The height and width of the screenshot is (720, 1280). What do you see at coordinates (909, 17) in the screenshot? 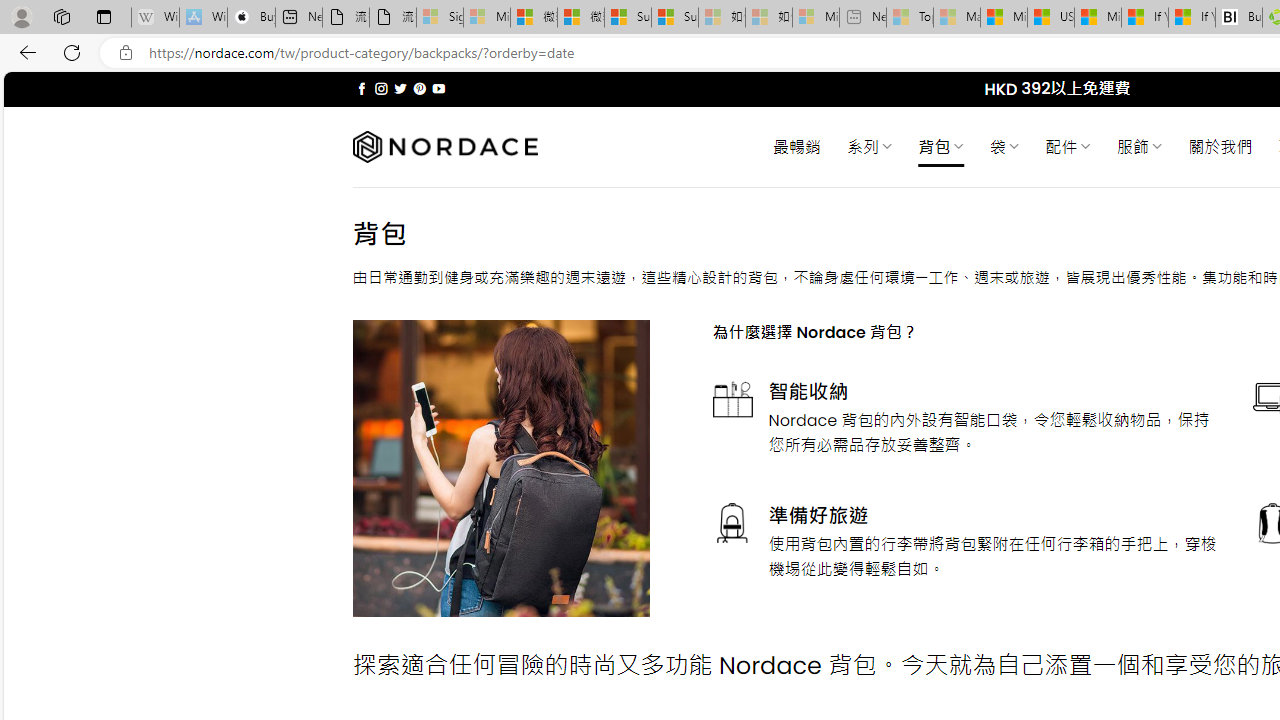
I see `'Top Stories - MSN - Sleeping'` at bounding box center [909, 17].